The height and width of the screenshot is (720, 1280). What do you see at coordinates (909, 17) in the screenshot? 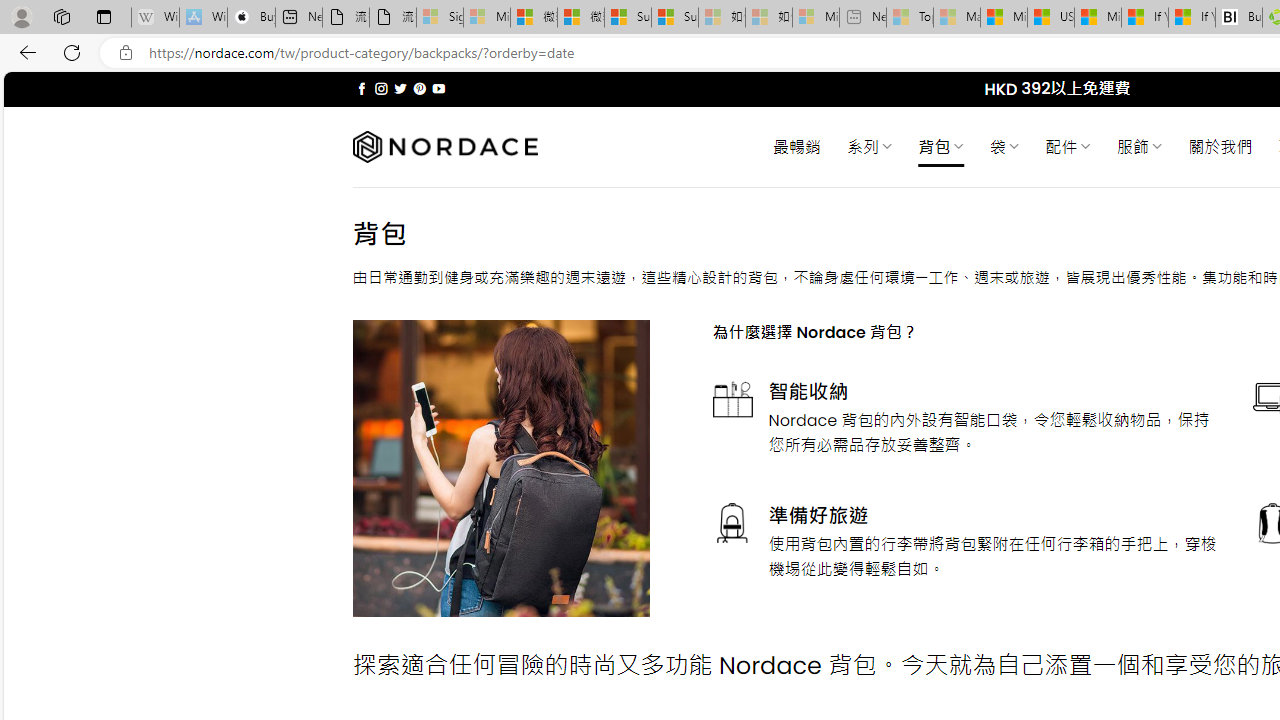
I see `'Top Stories - MSN - Sleeping'` at bounding box center [909, 17].